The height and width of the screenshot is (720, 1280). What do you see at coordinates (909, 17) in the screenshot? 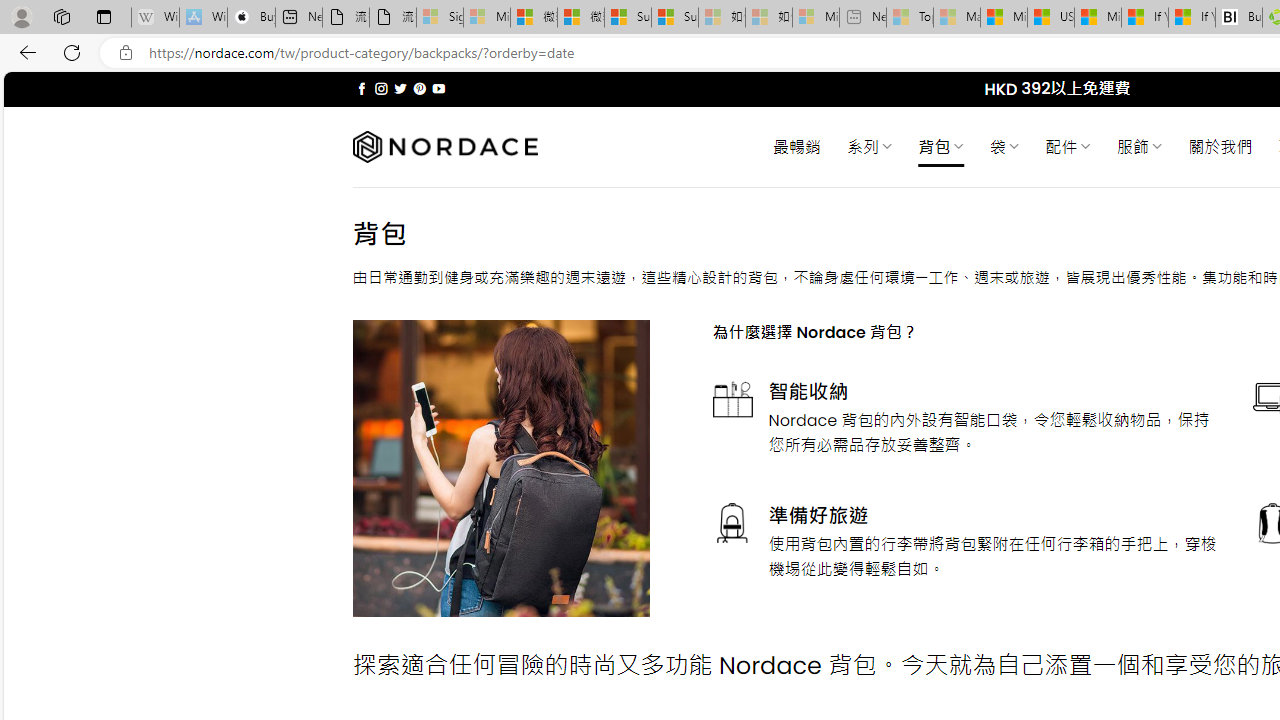
I see `'Top Stories - MSN - Sleeping'` at bounding box center [909, 17].